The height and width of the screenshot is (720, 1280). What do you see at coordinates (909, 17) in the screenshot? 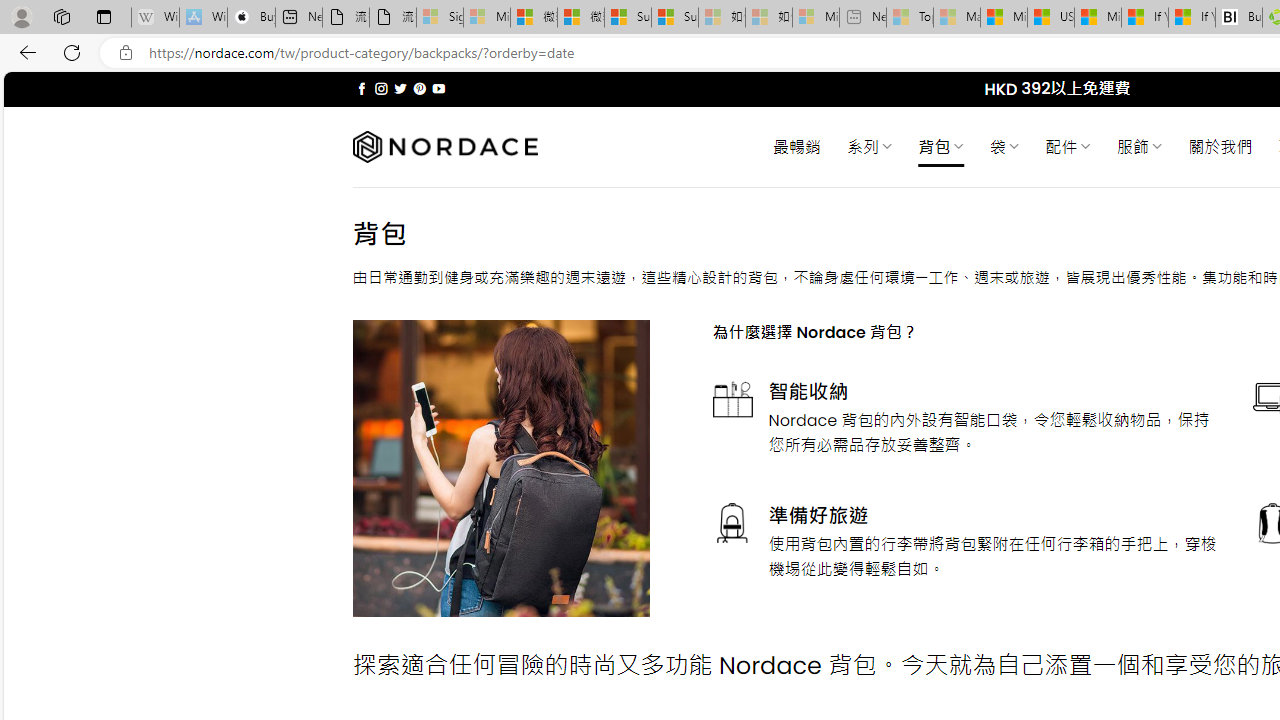
I see `'Top Stories - MSN - Sleeping'` at bounding box center [909, 17].